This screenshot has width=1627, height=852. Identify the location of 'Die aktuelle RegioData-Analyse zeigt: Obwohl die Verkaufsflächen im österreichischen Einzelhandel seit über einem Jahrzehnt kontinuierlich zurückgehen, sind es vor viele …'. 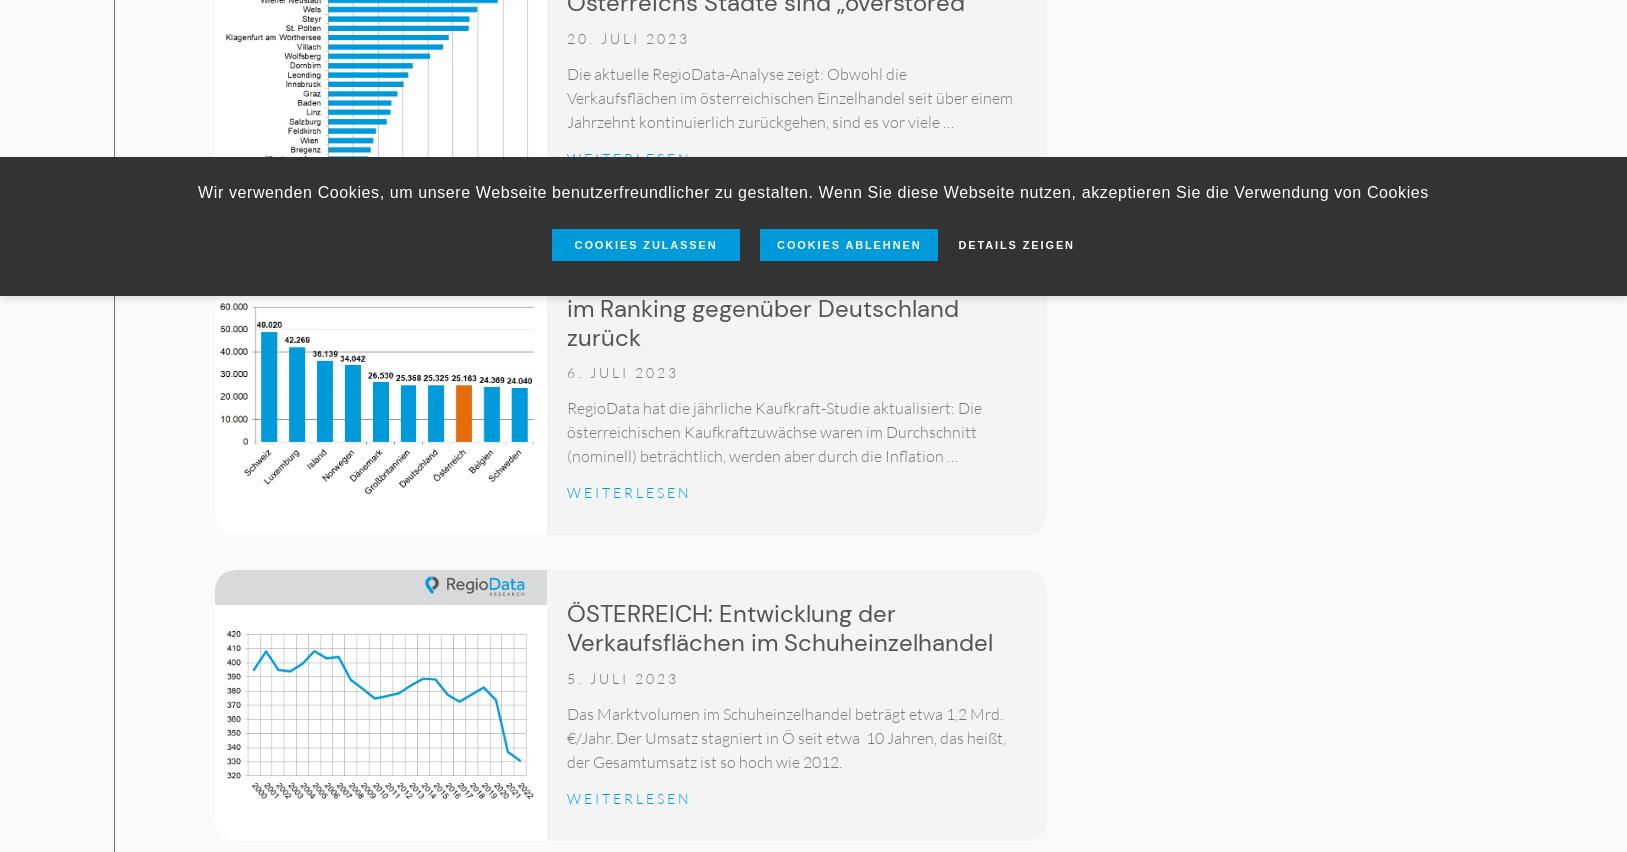
(789, 96).